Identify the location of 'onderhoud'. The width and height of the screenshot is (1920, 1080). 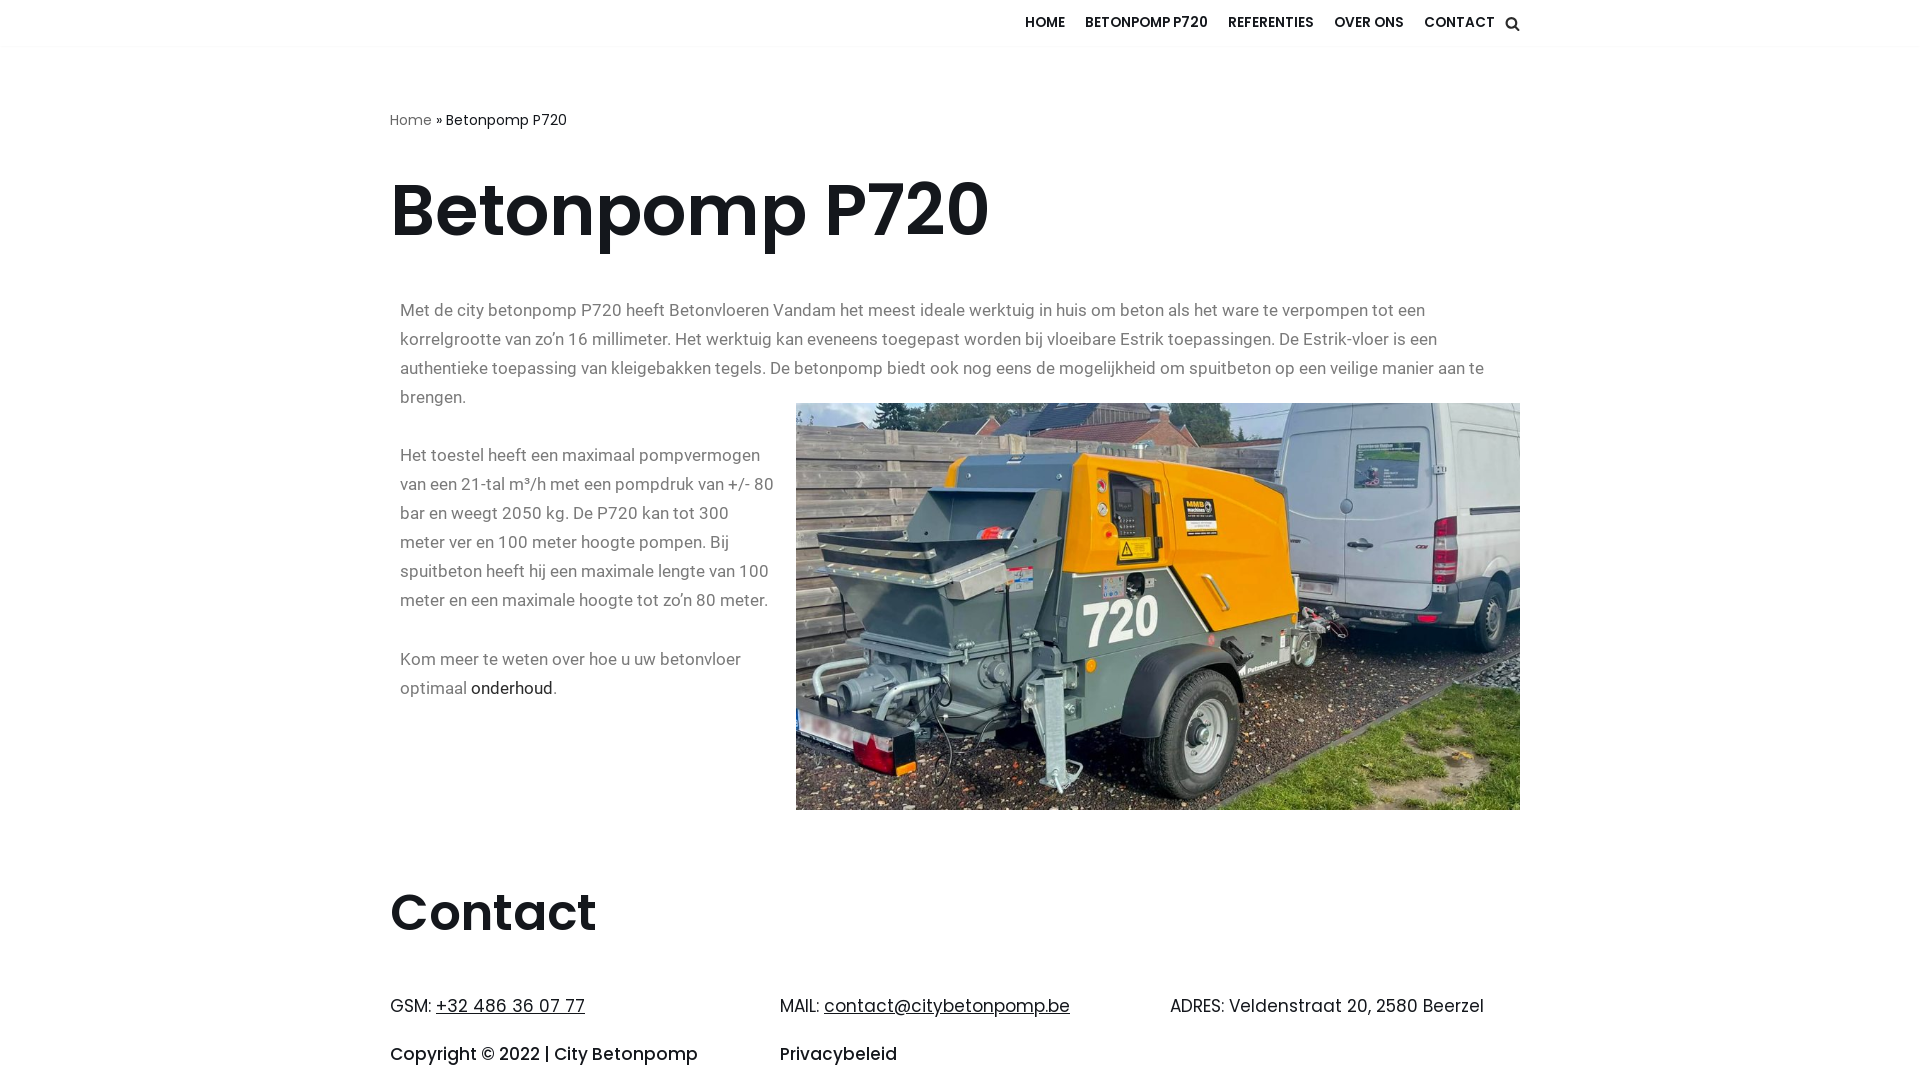
(512, 686).